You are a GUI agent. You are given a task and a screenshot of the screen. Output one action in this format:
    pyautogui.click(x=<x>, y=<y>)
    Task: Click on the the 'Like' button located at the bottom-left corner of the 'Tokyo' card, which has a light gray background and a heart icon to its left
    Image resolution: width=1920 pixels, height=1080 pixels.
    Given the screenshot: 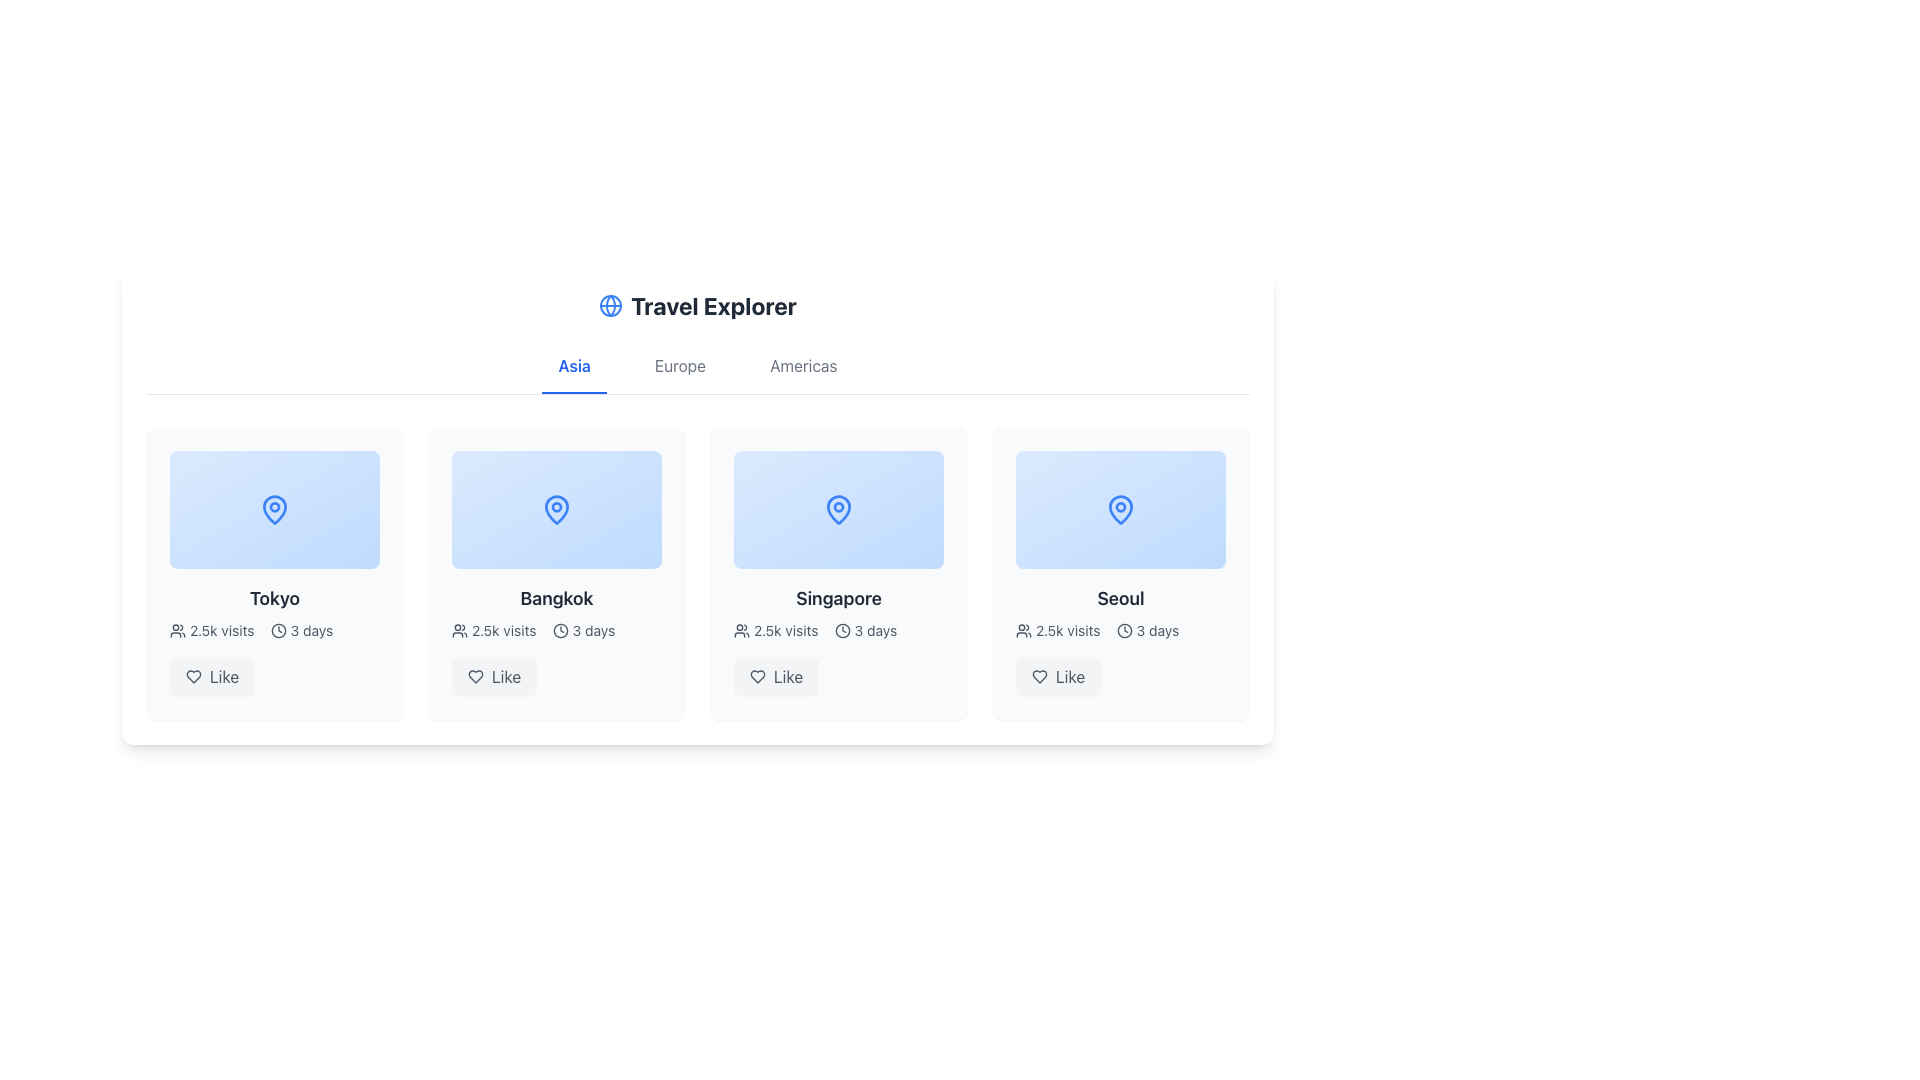 What is the action you would take?
    pyautogui.click(x=212, y=676)
    